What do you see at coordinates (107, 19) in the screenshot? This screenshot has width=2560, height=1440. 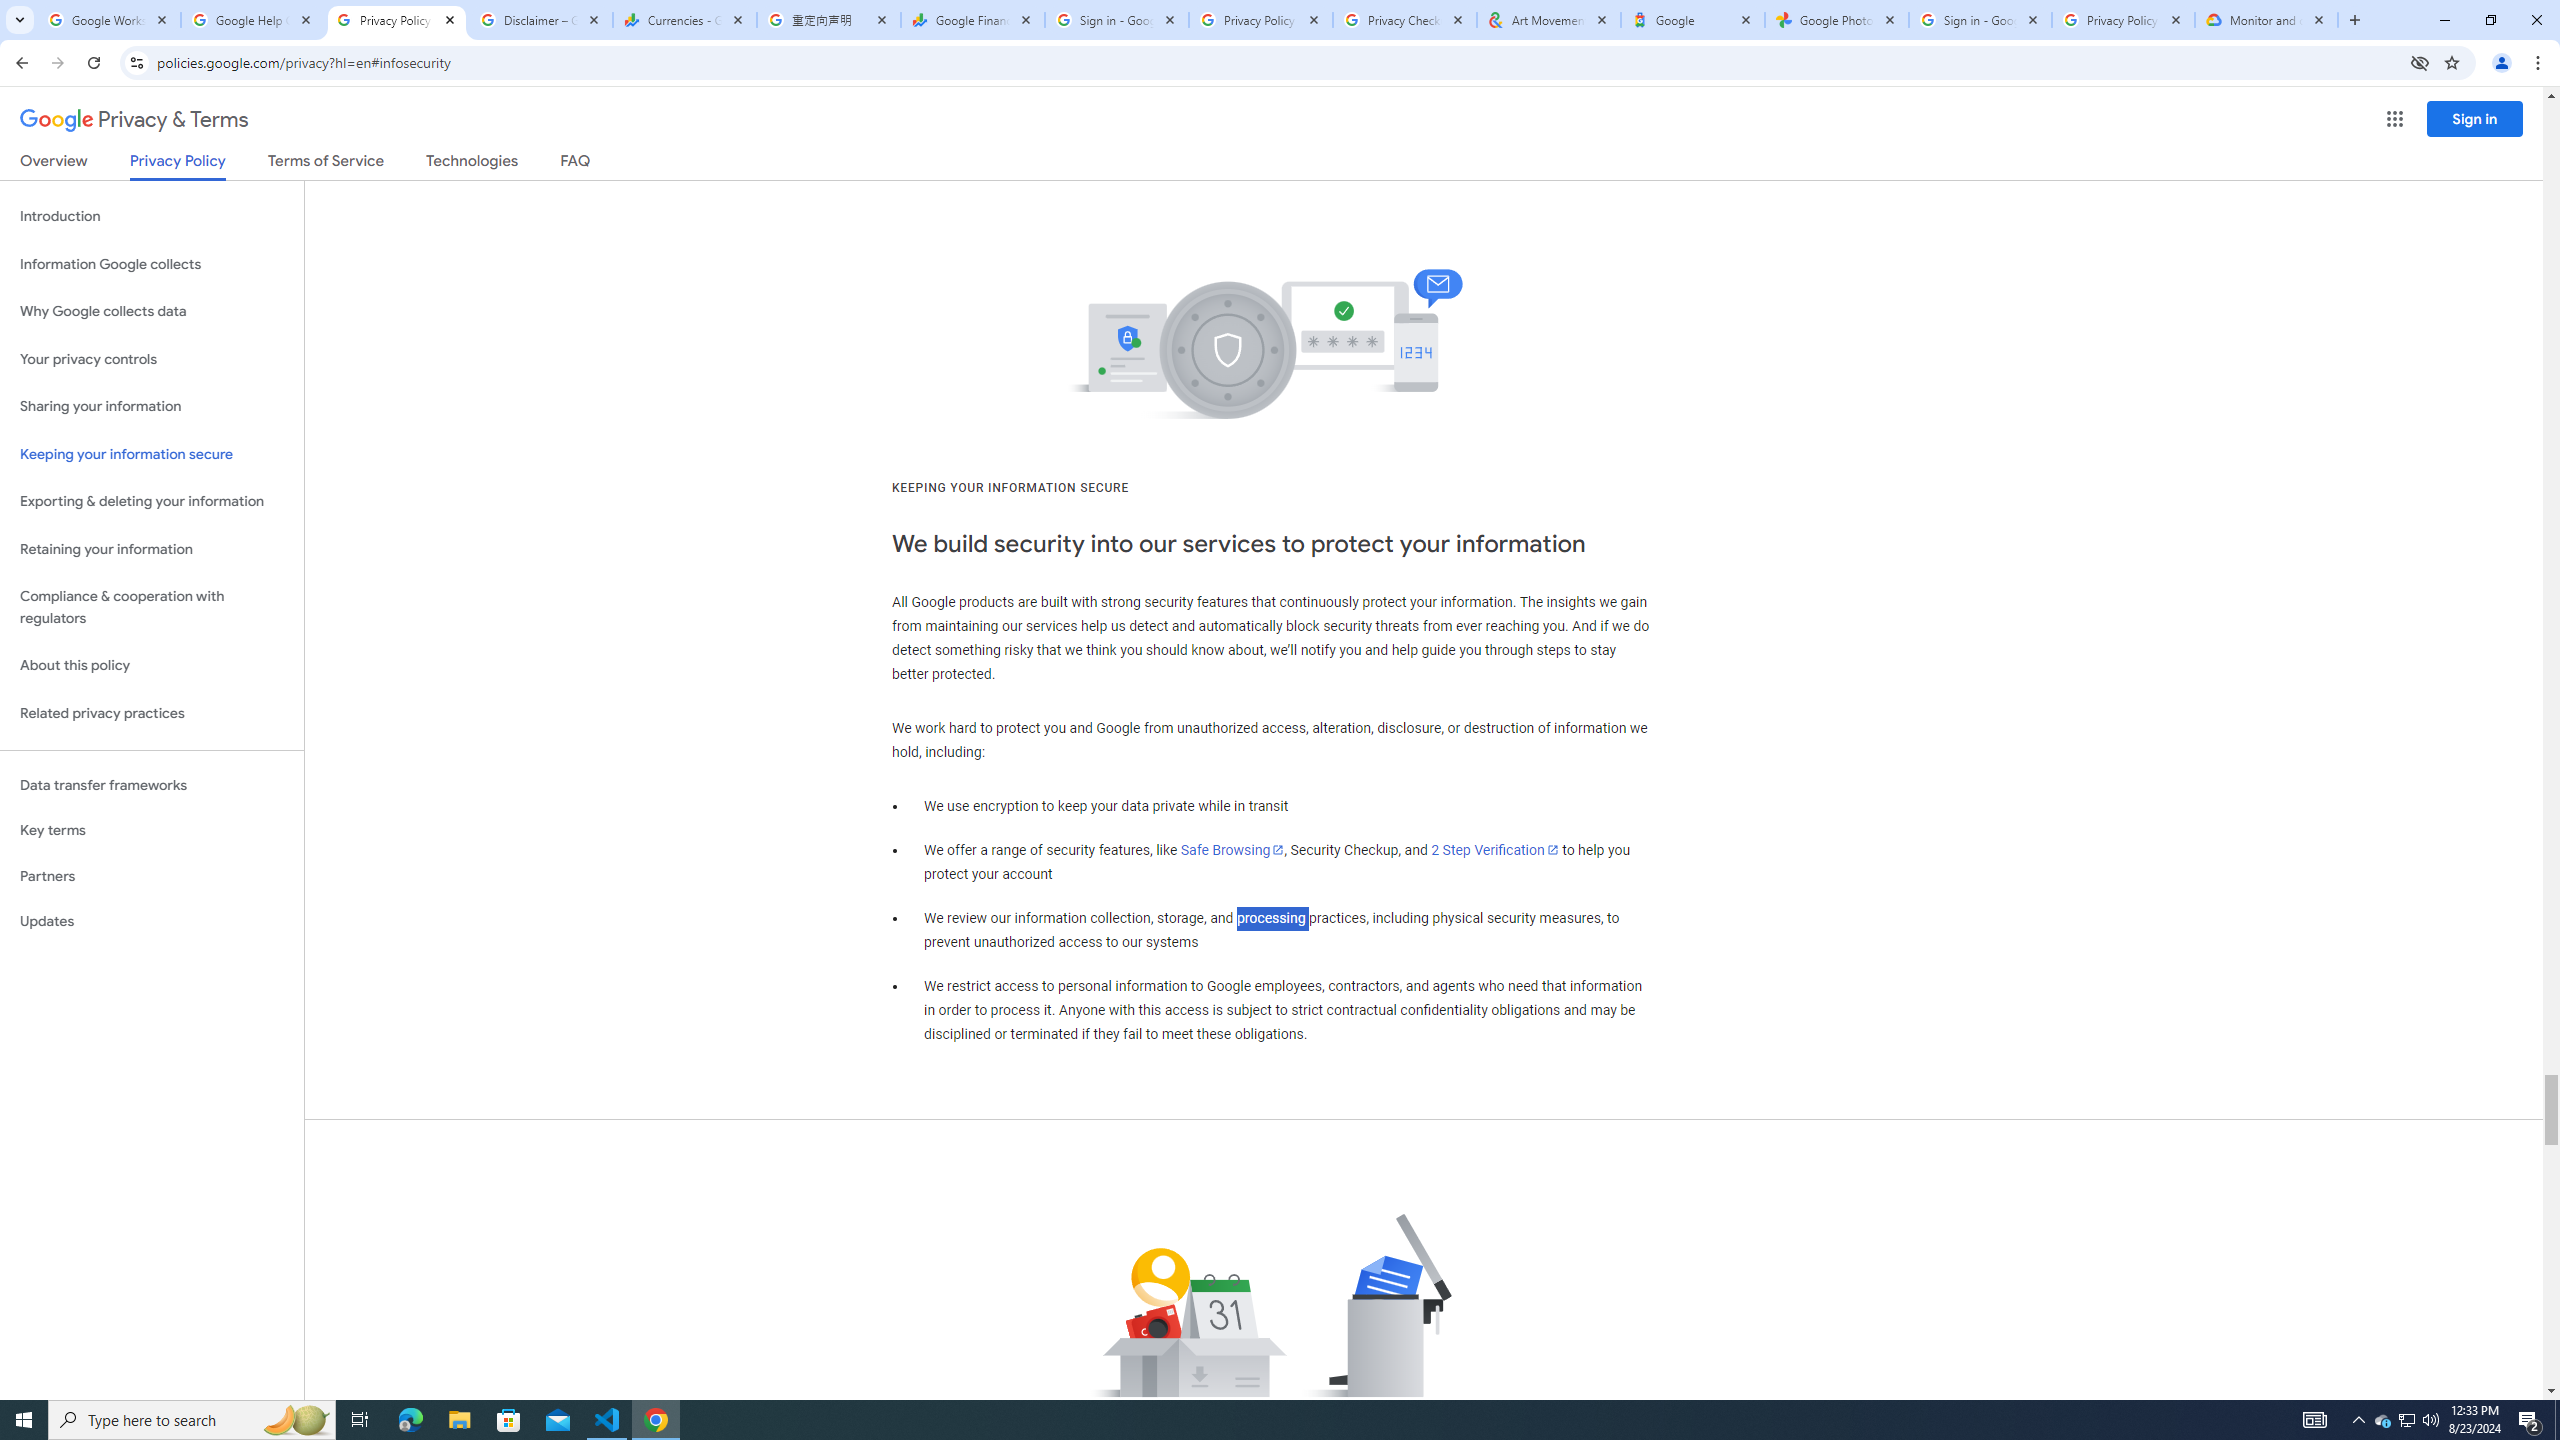 I see `'Google Workspace Admin Community'` at bounding box center [107, 19].